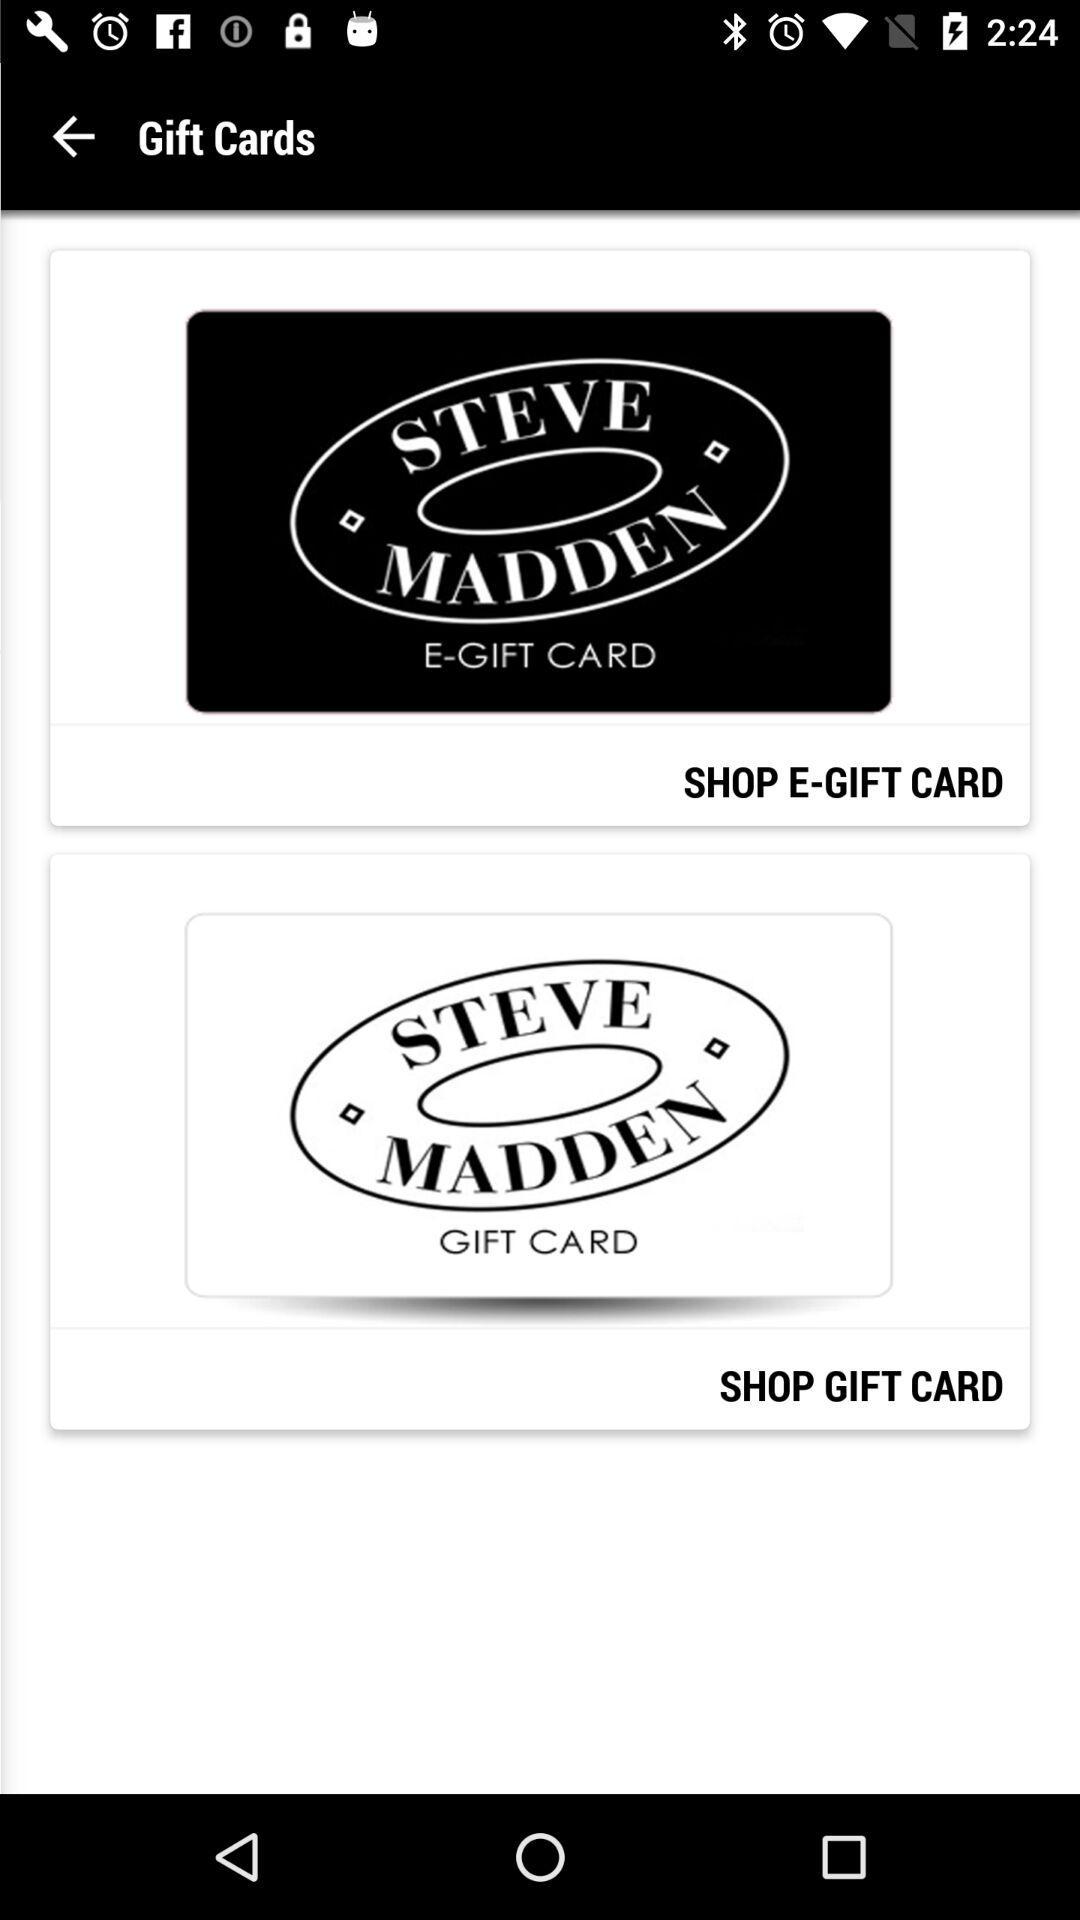 The width and height of the screenshot is (1080, 1920). I want to click on the item to the left of gift cards item, so click(72, 135).